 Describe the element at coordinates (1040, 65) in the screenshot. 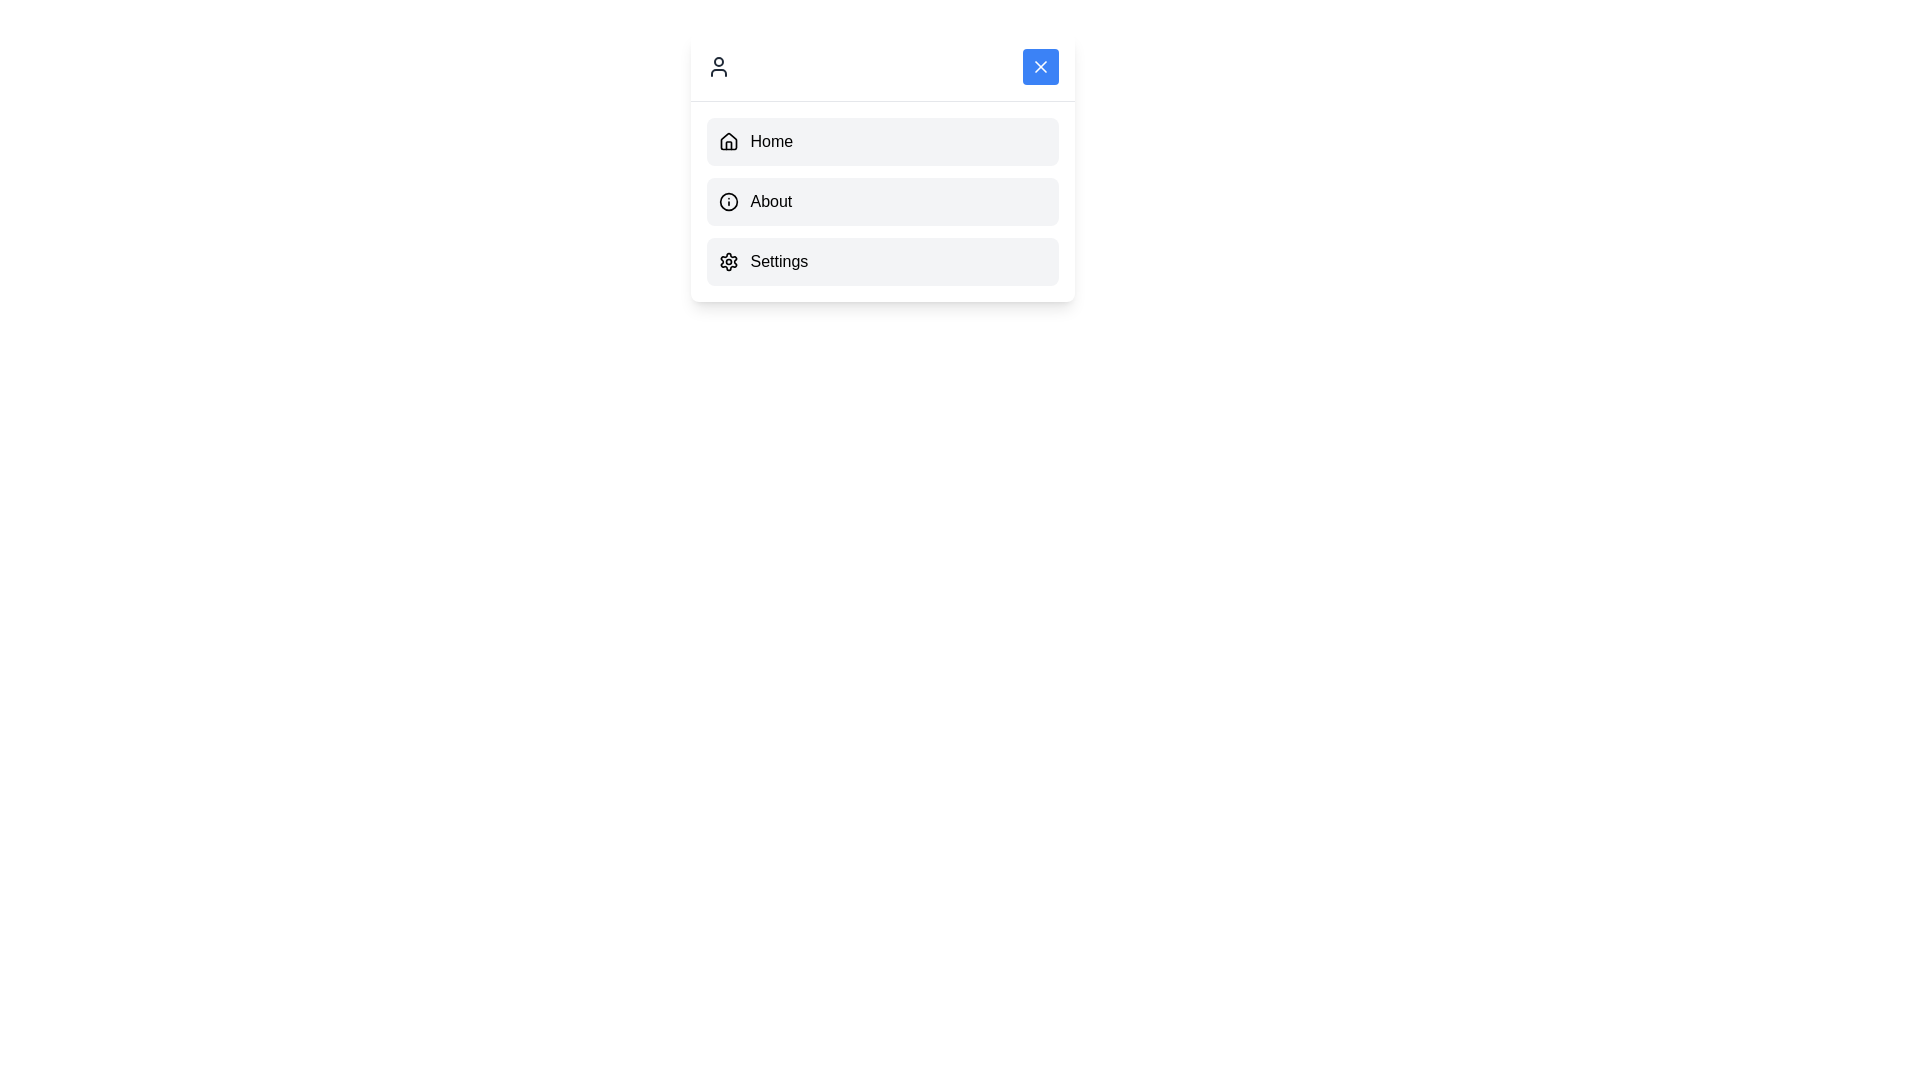

I see `the close button located at the top-right corner of the dropdown or modal panel` at that location.